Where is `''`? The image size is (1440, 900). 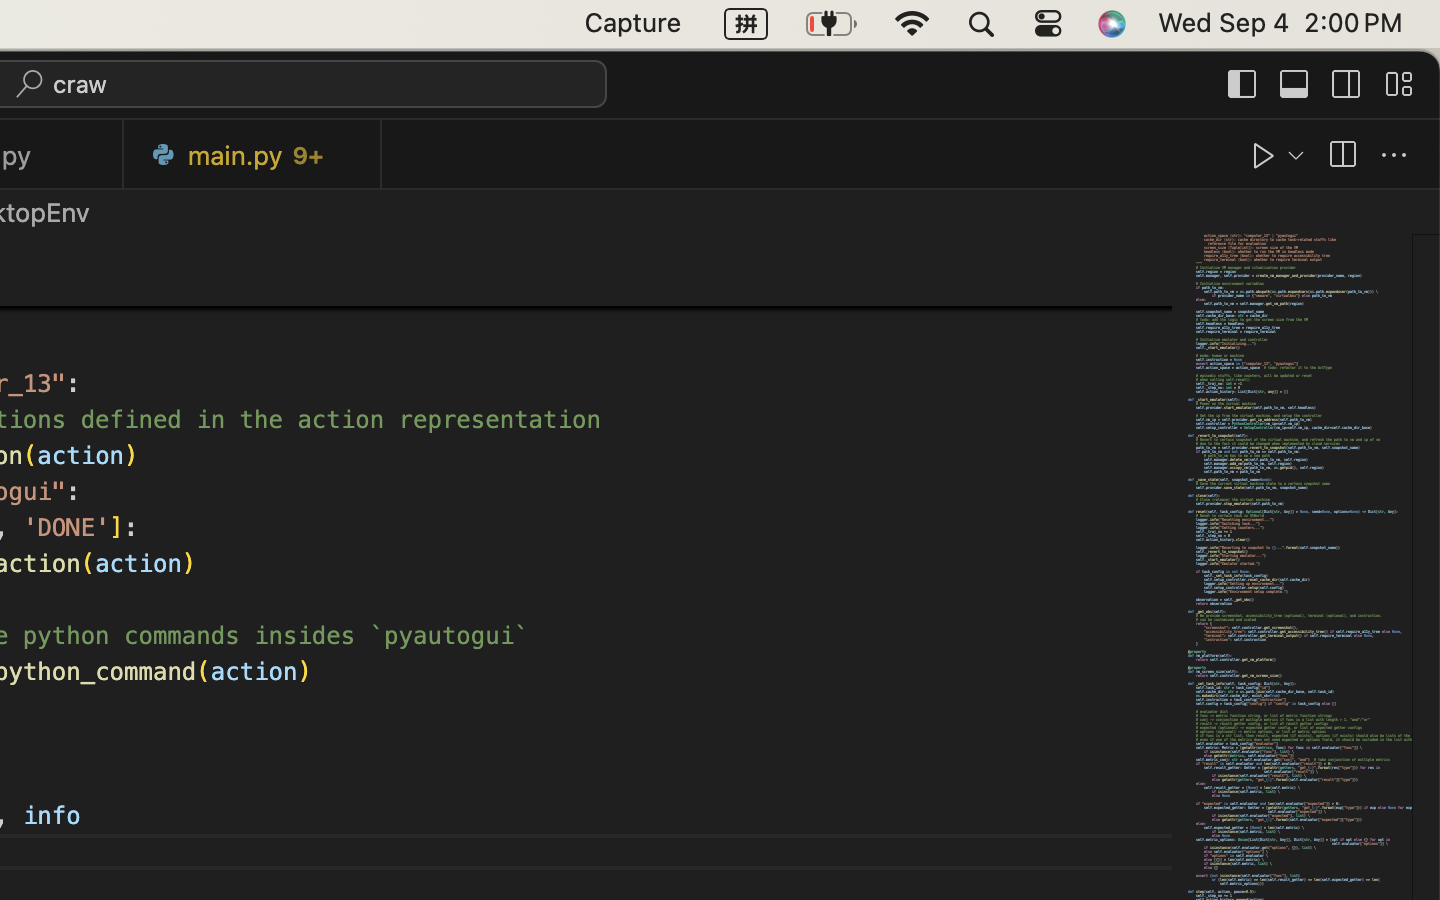 '' is located at coordinates (1242, 82).